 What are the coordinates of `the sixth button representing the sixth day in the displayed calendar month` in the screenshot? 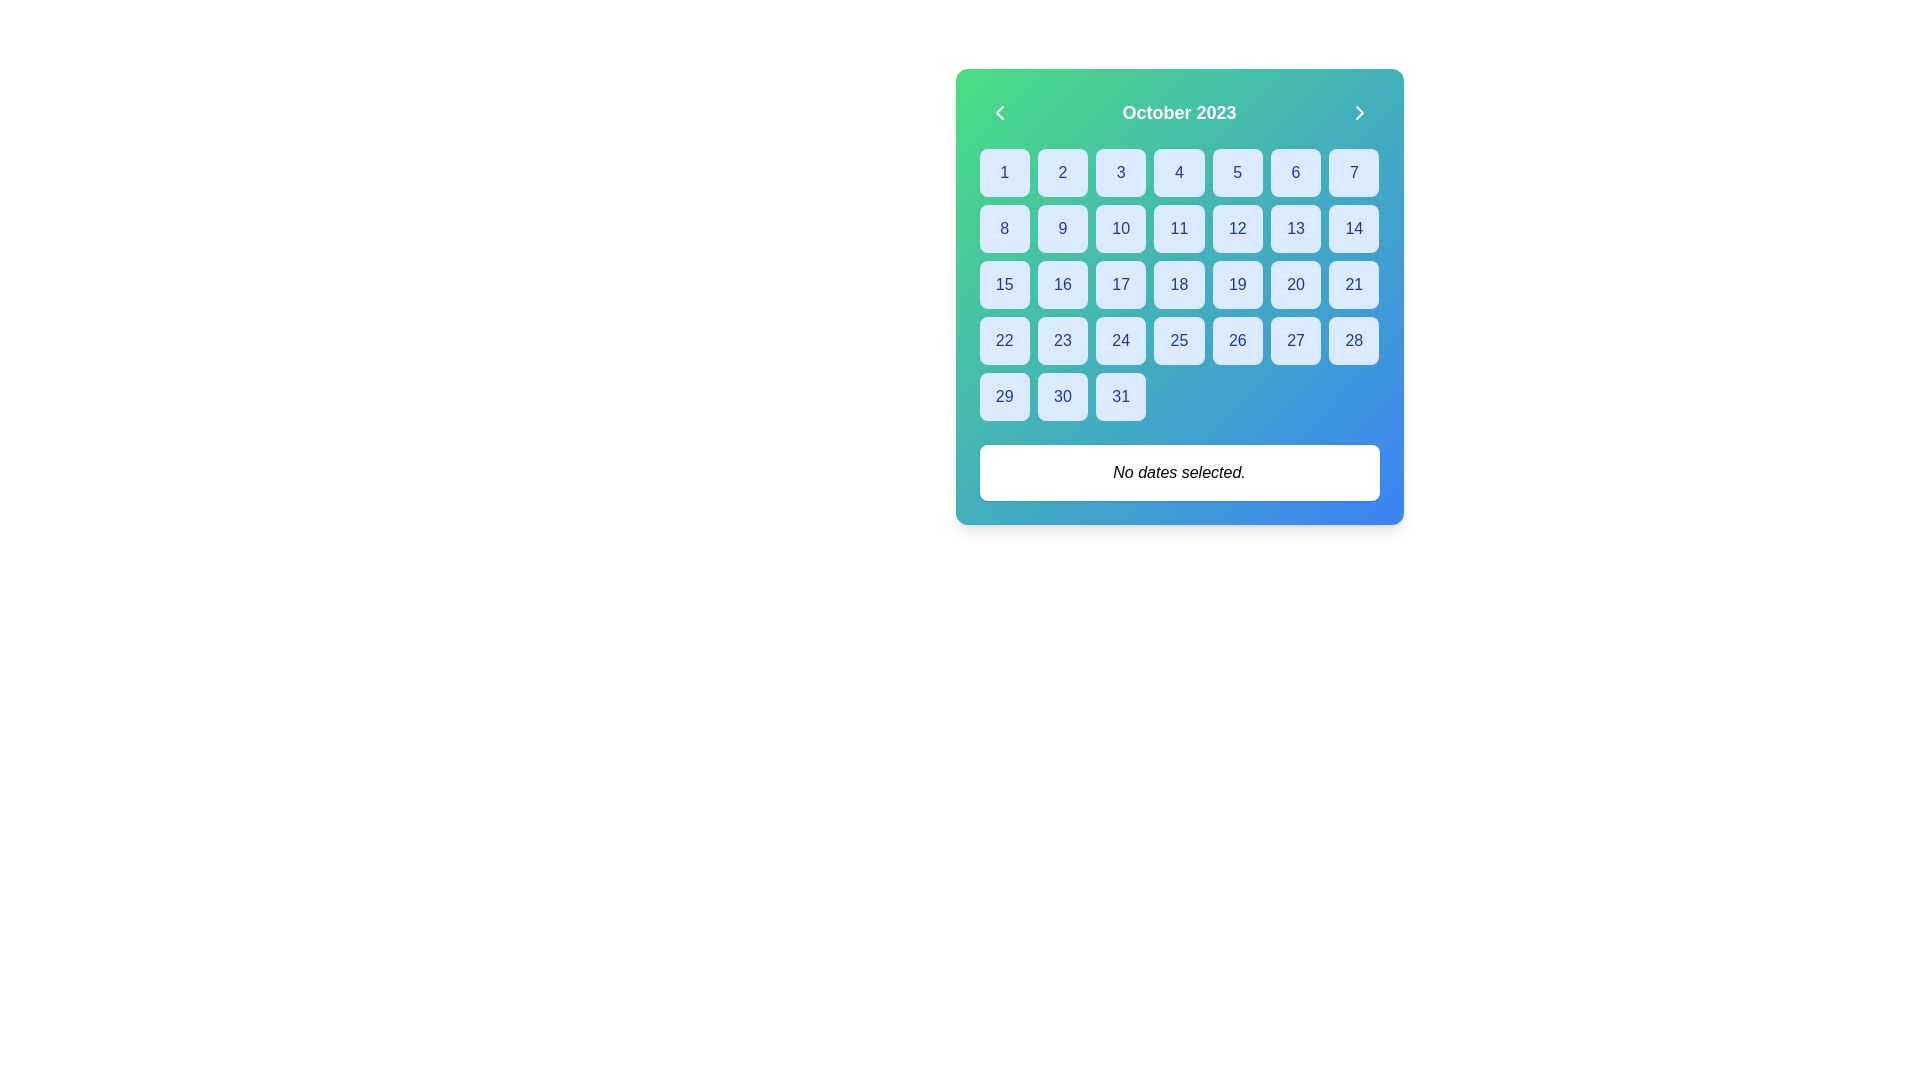 It's located at (1296, 172).